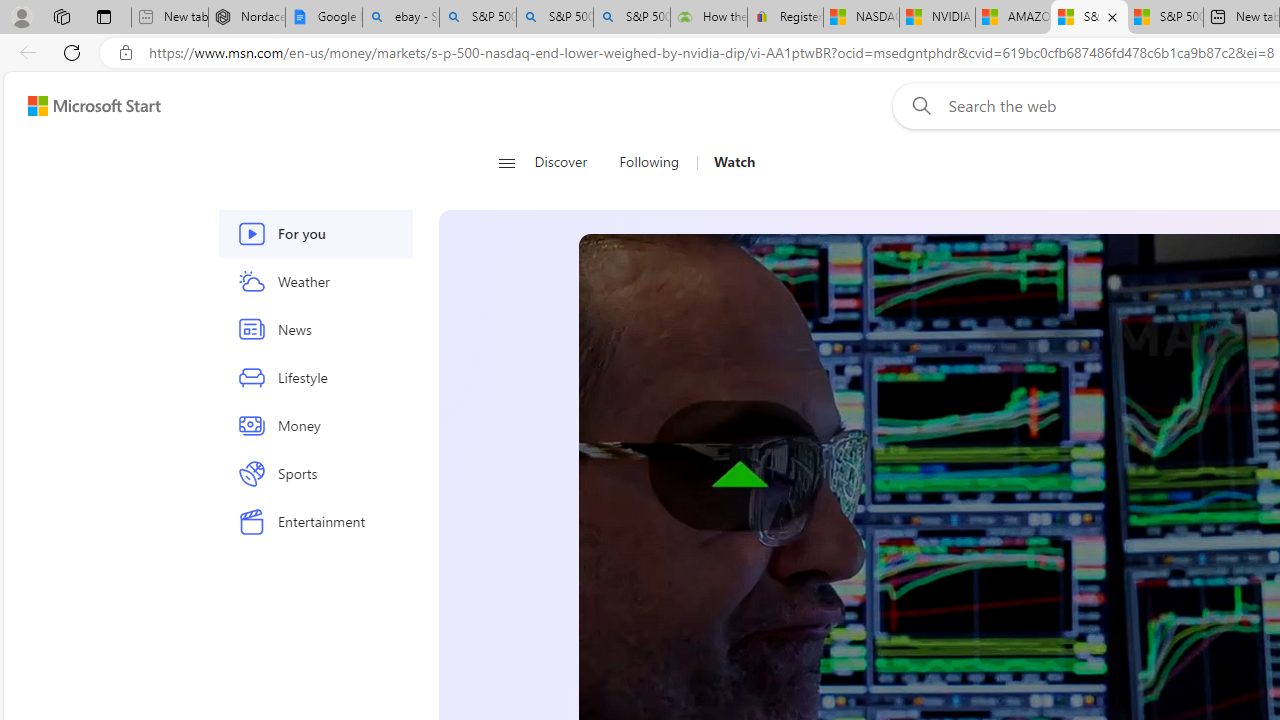 The image size is (1280, 720). What do you see at coordinates (21, 16) in the screenshot?
I see `'Personal Profile'` at bounding box center [21, 16].